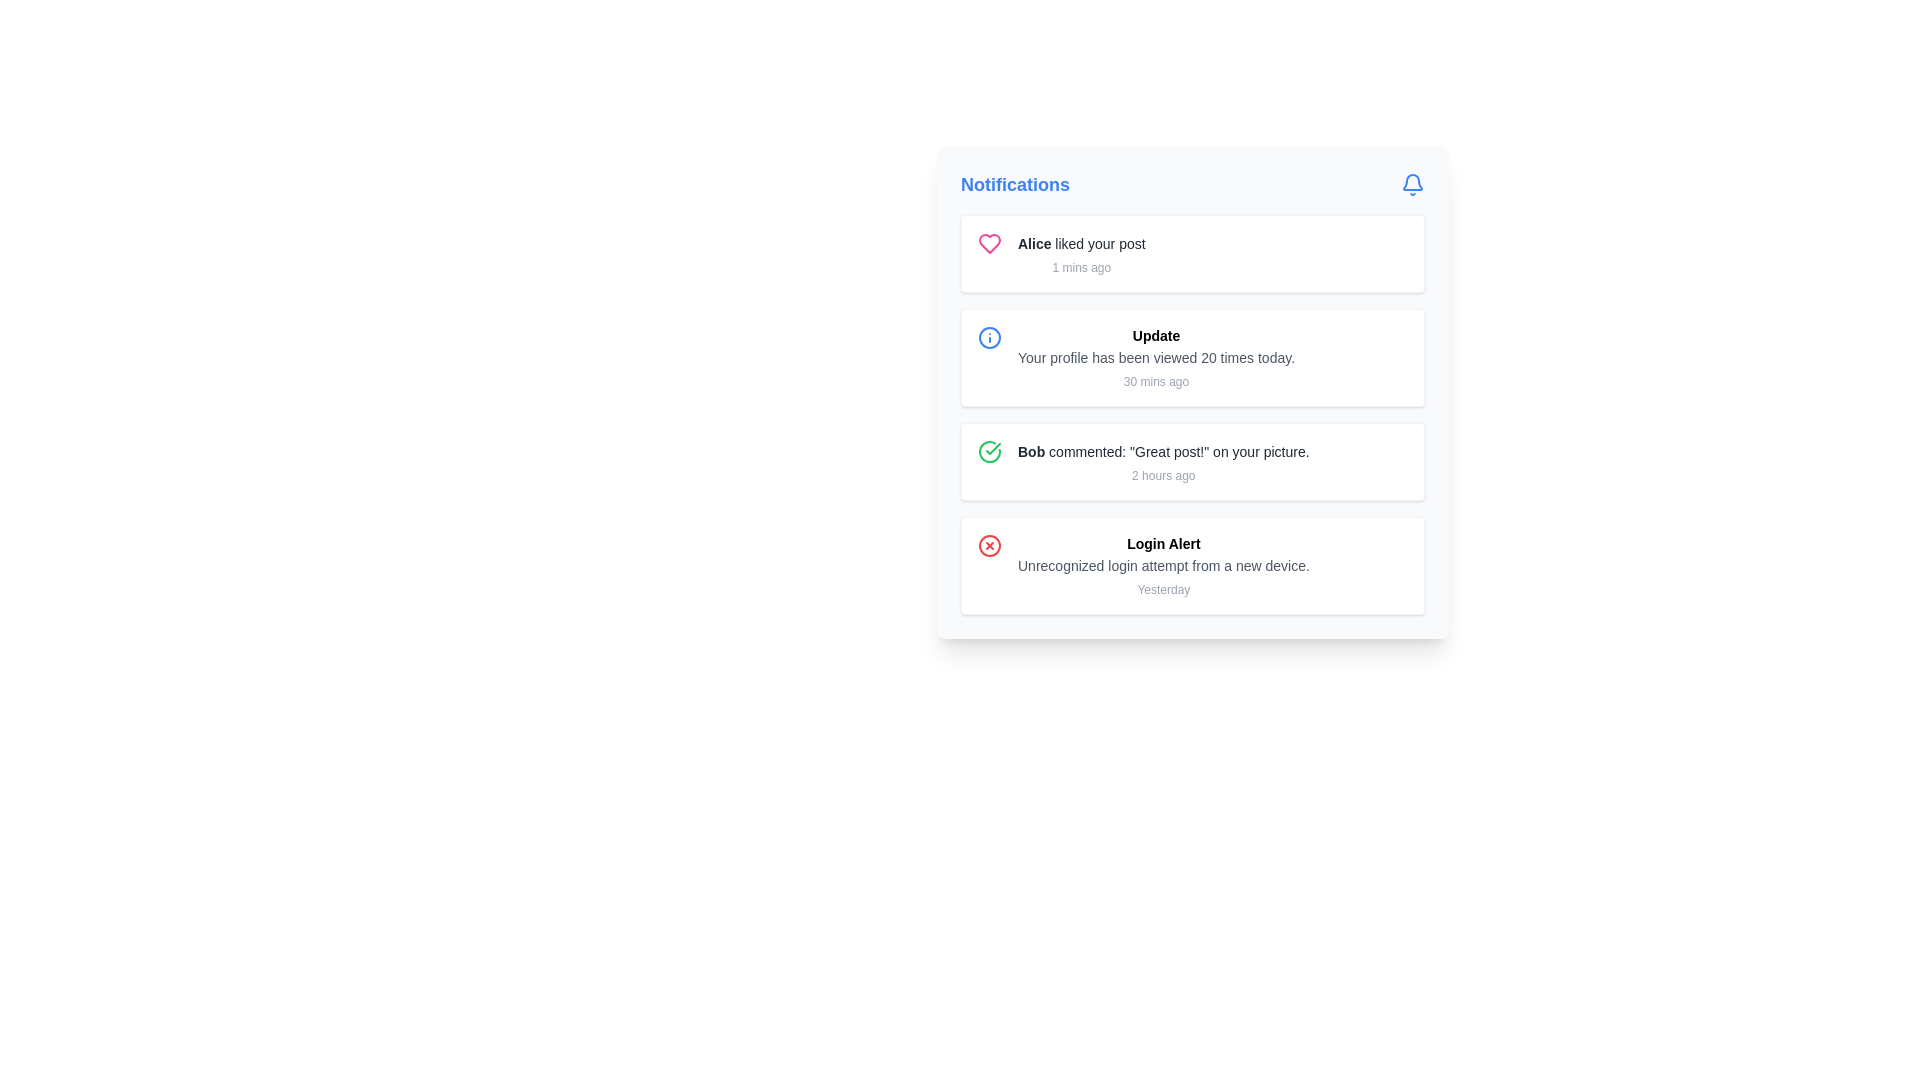 This screenshot has width=1920, height=1080. Describe the element at coordinates (1163, 566) in the screenshot. I see `the text label displaying 'Unrecognized login attempt from a new device.'` at that location.